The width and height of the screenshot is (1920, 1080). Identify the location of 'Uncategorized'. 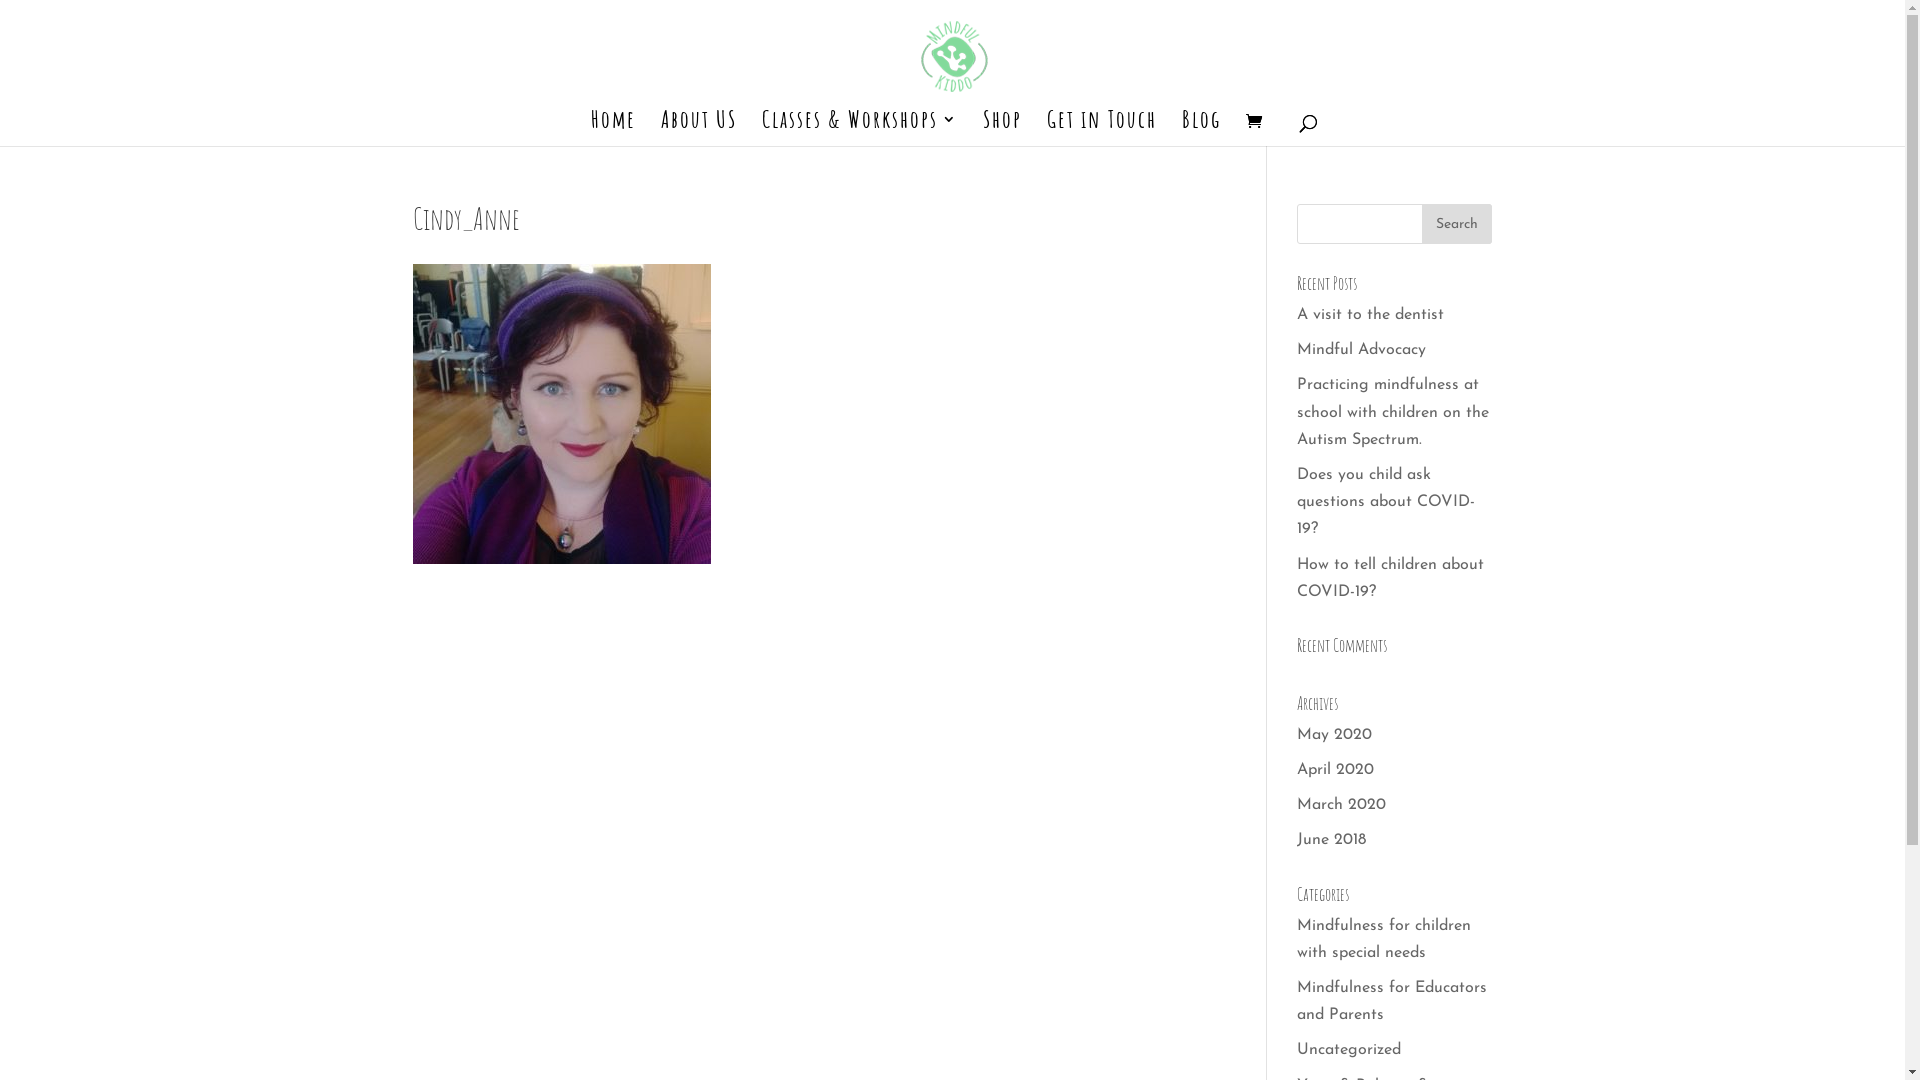
(1296, 1048).